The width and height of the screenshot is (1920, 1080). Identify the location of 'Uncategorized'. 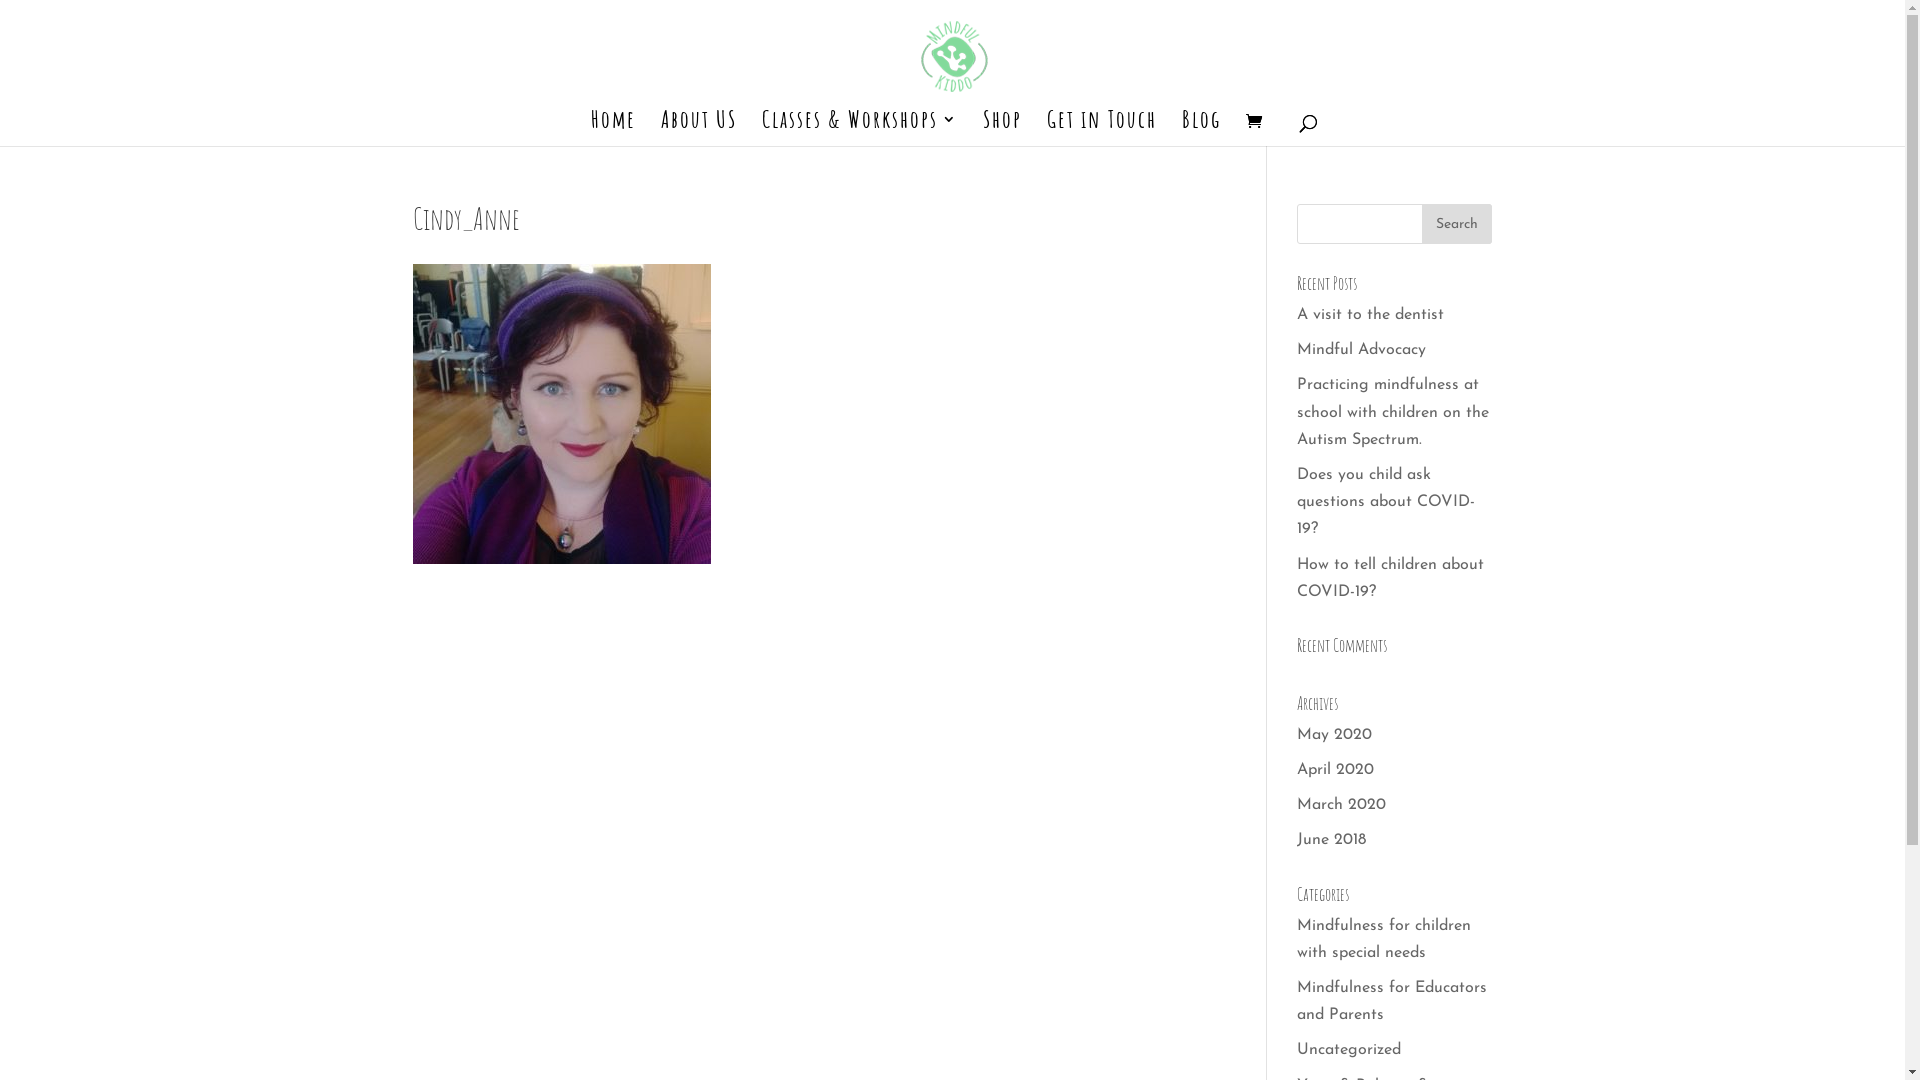
(1296, 1048).